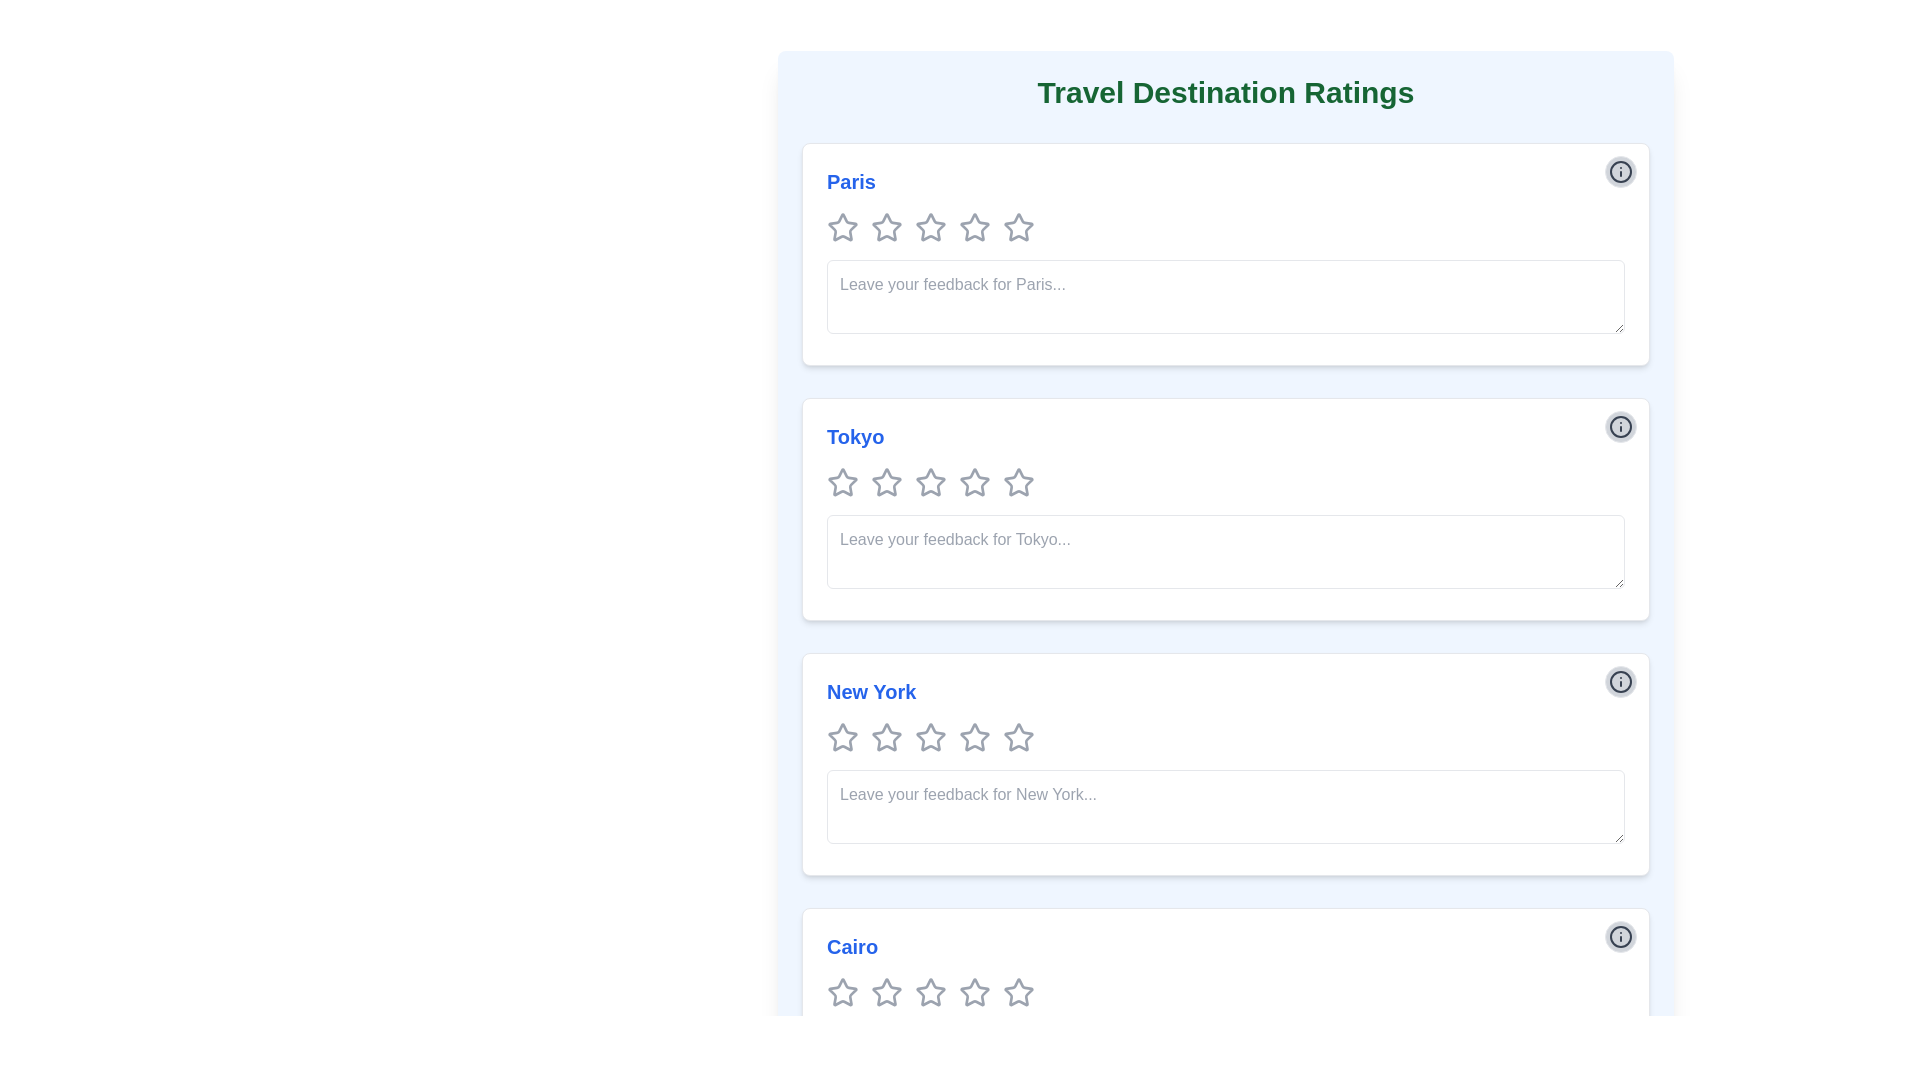 The height and width of the screenshot is (1080, 1920). What do you see at coordinates (1018, 482) in the screenshot?
I see `the fourth star icon in the rating system for the 'Tokyo' destination to rate it` at bounding box center [1018, 482].